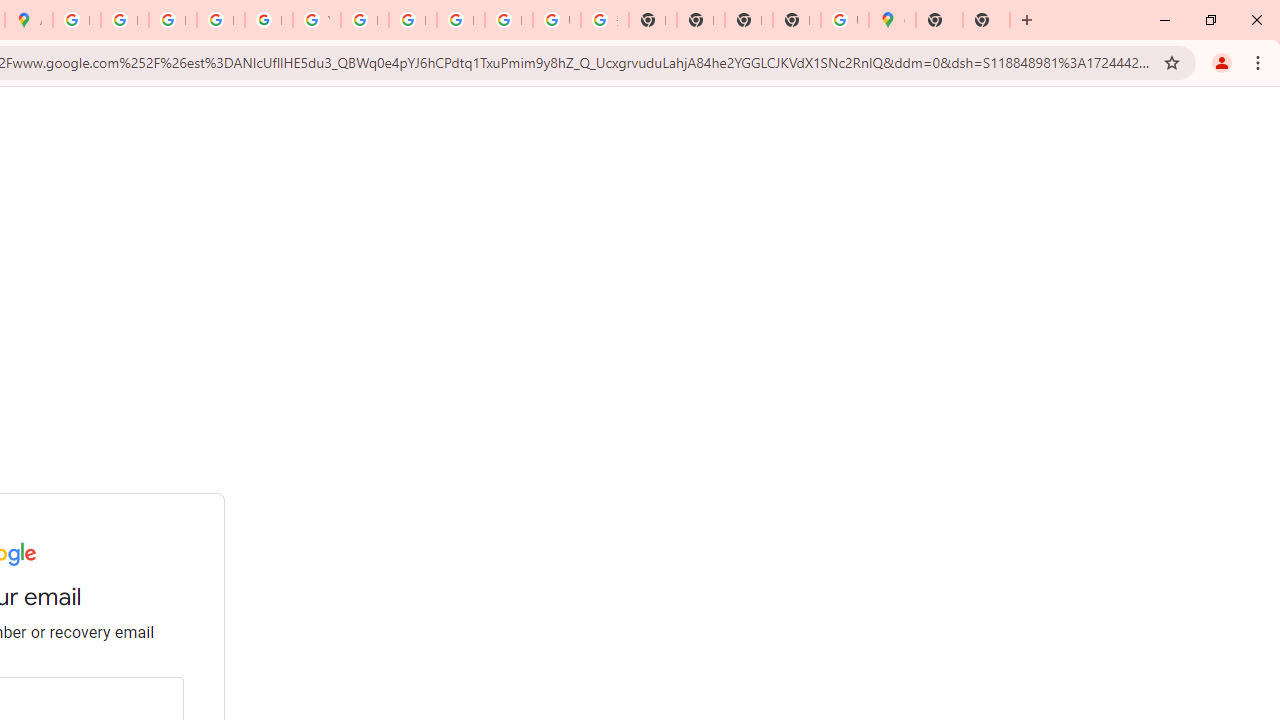  What do you see at coordinates (76, 20) in the screenshot?
I see `'Policy Accountability and Transparency - Transparency Center'` at bounding box center [76, 20].